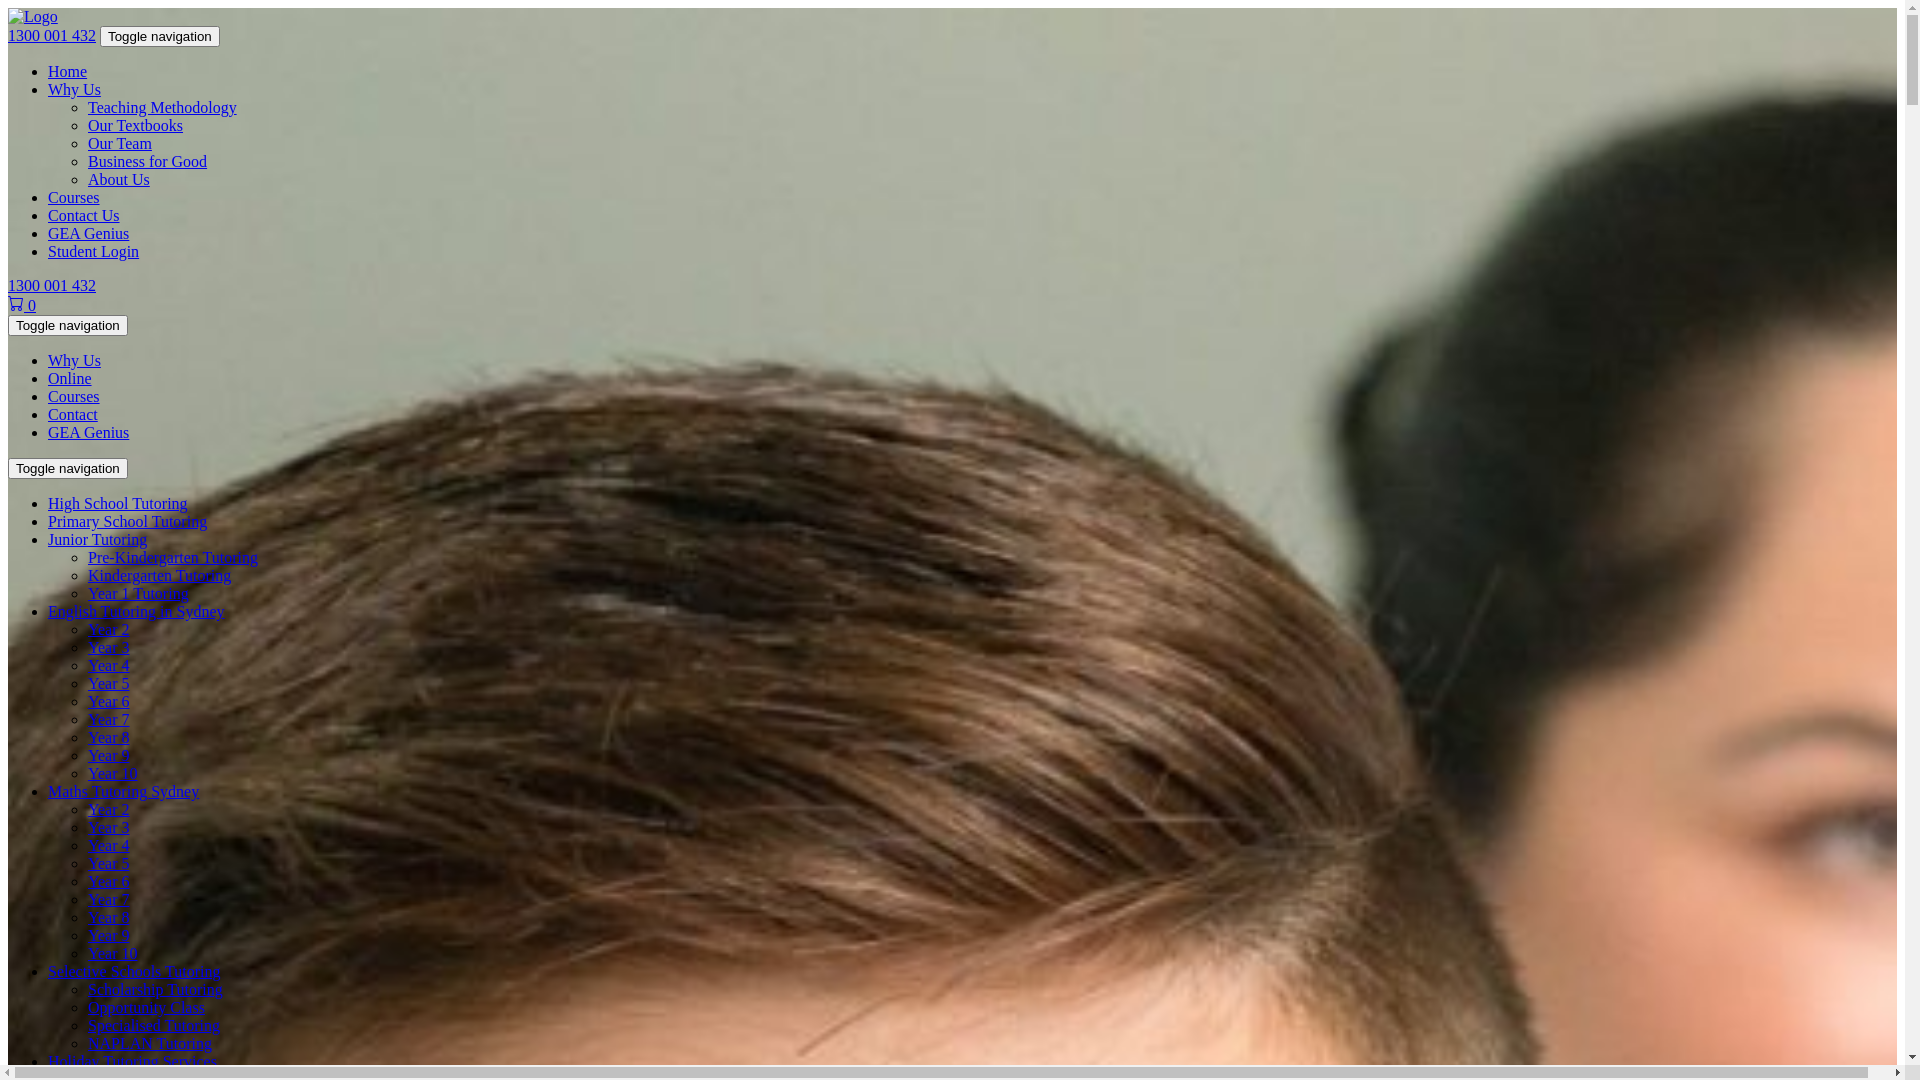  I want to click on 'Year 2', so click(107, 808).